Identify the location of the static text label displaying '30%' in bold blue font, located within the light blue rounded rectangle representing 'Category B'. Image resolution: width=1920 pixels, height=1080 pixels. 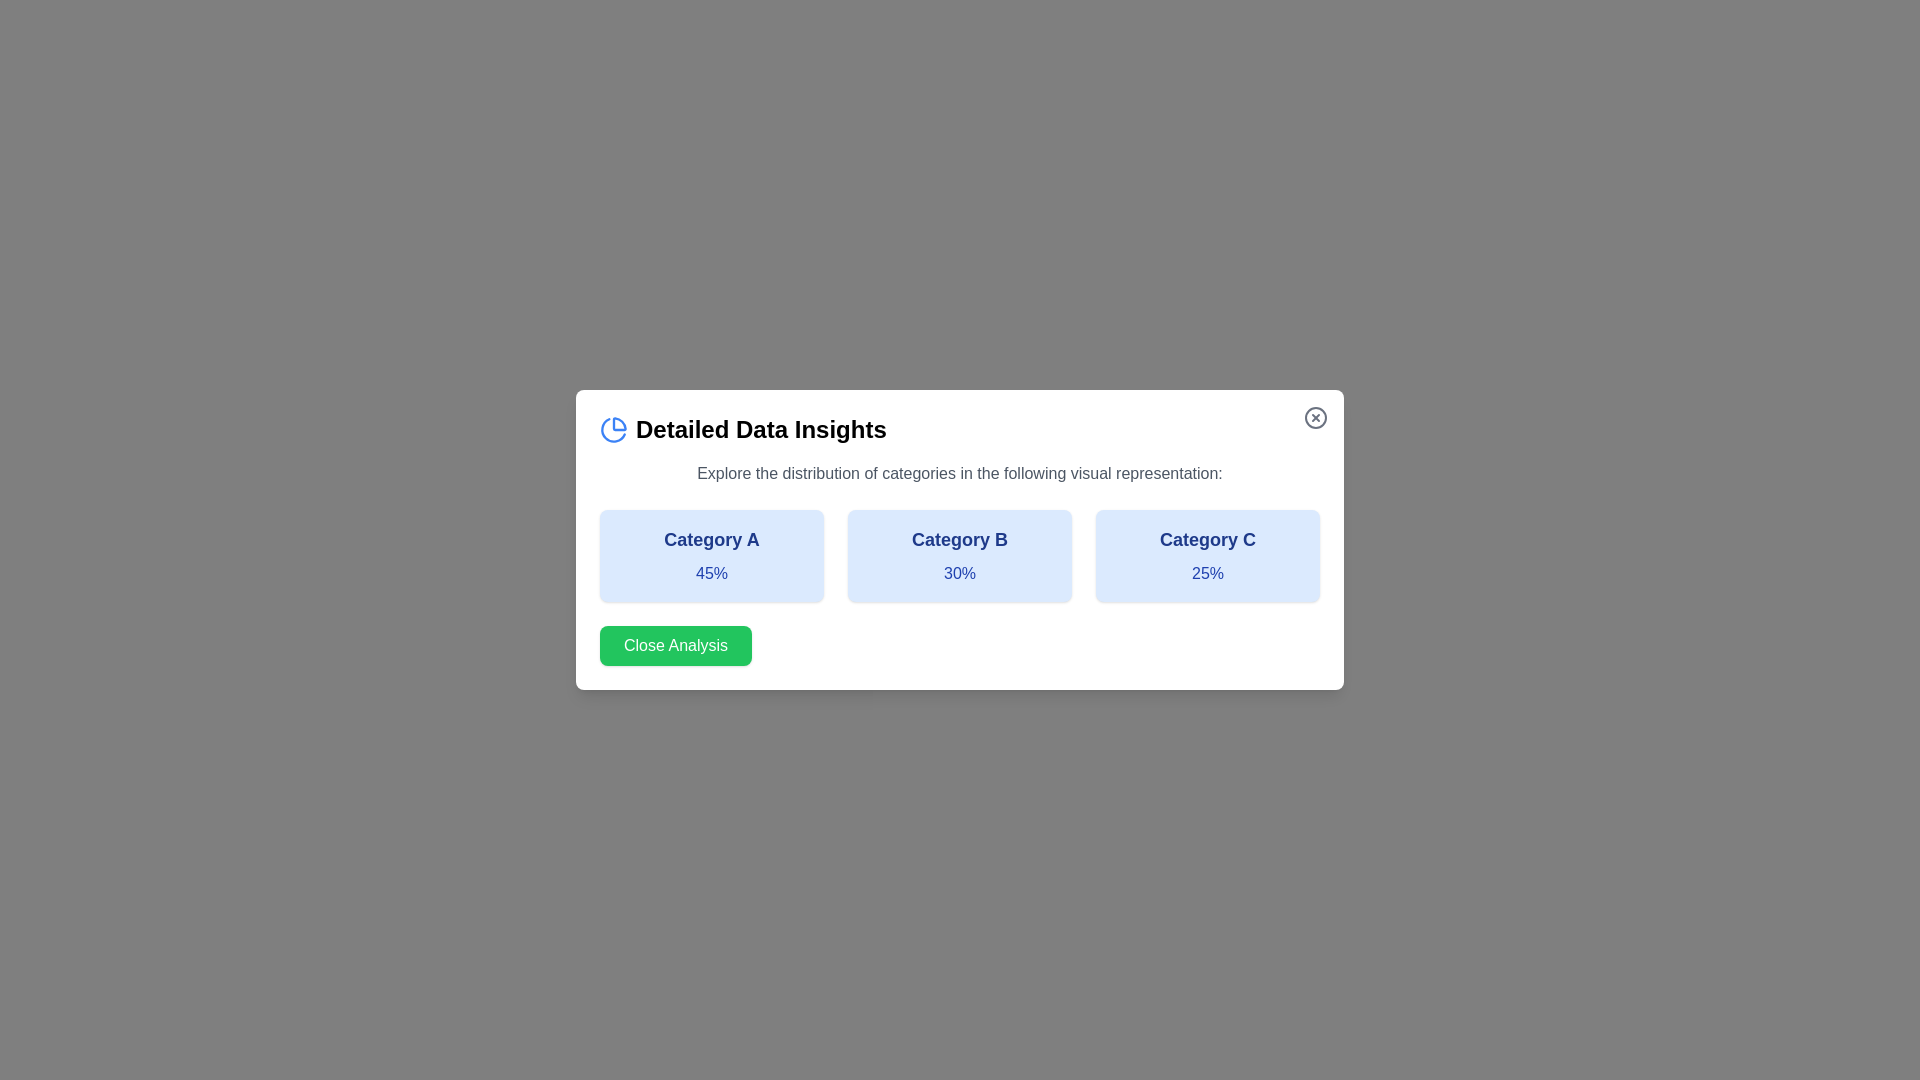
(960, 574).